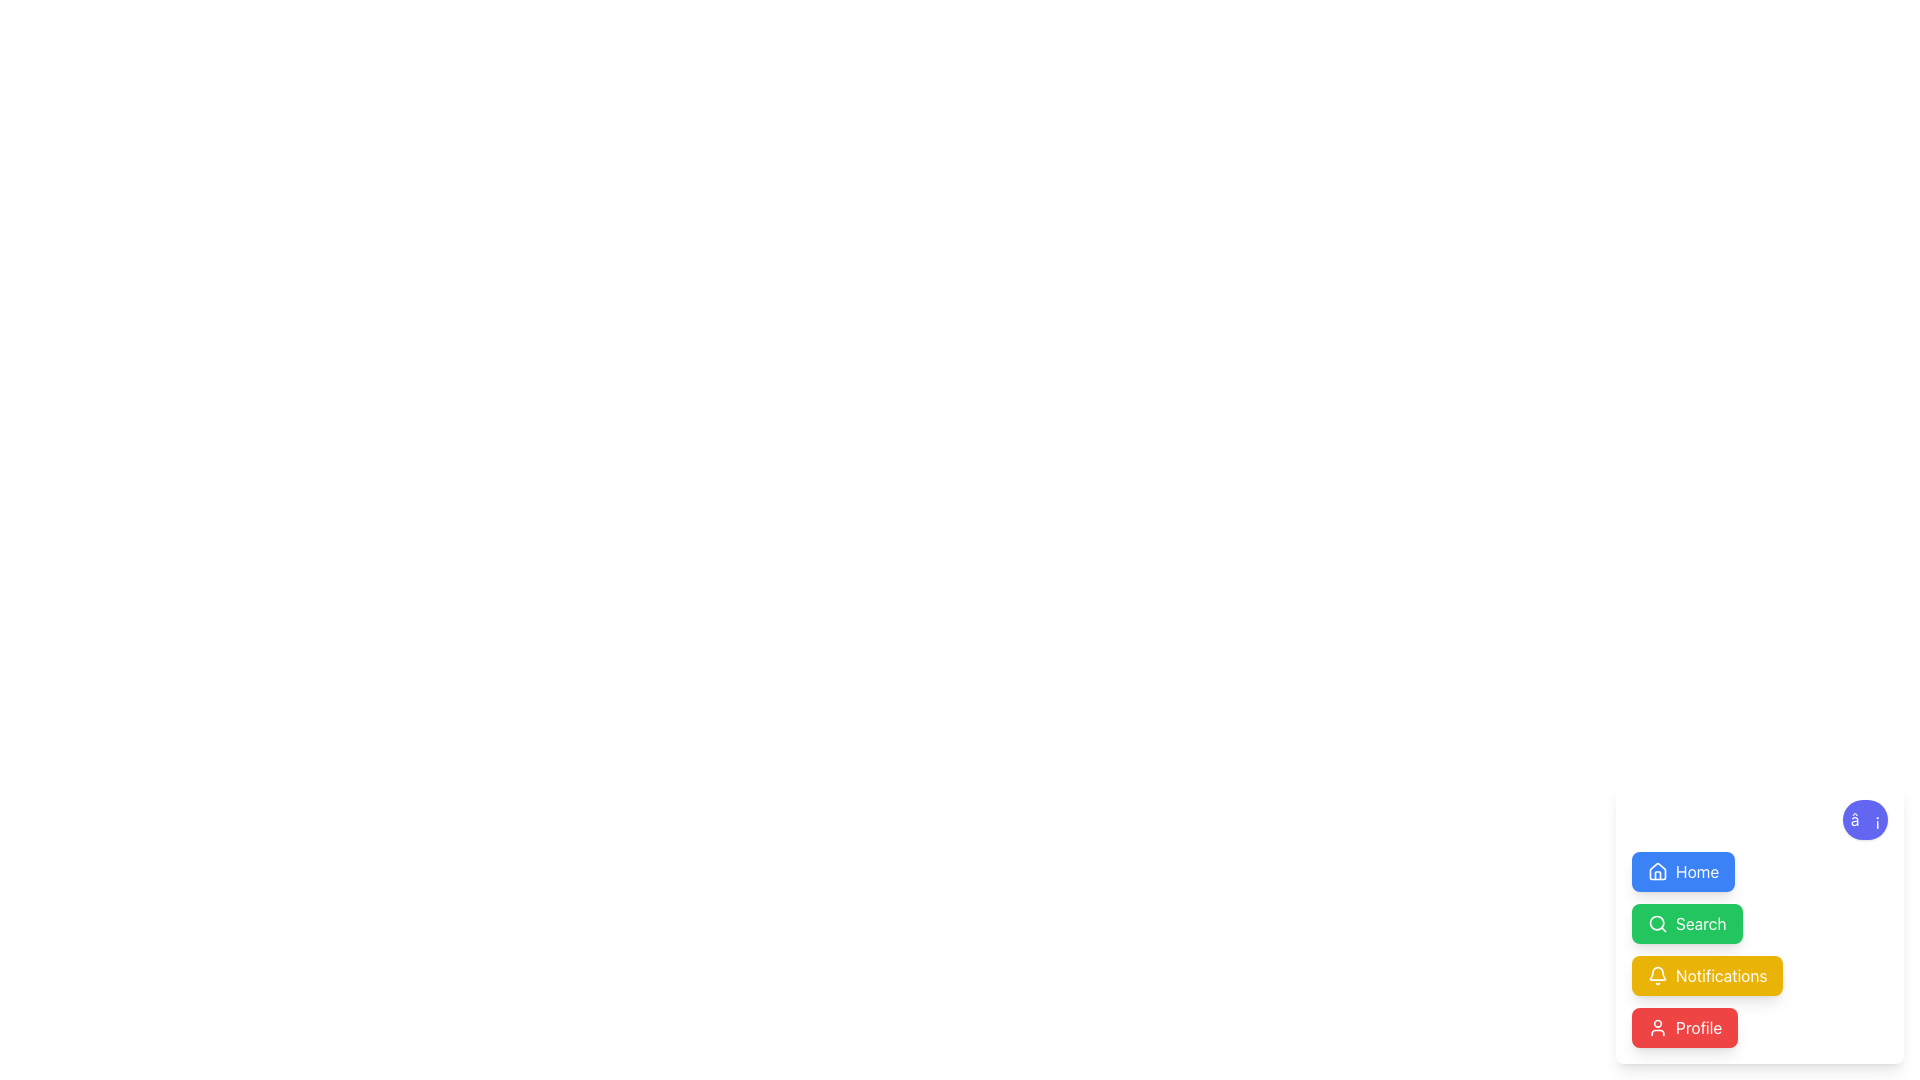  I want to click on the interactive button located in the top-right corner of the interface, so click(1682, 870).